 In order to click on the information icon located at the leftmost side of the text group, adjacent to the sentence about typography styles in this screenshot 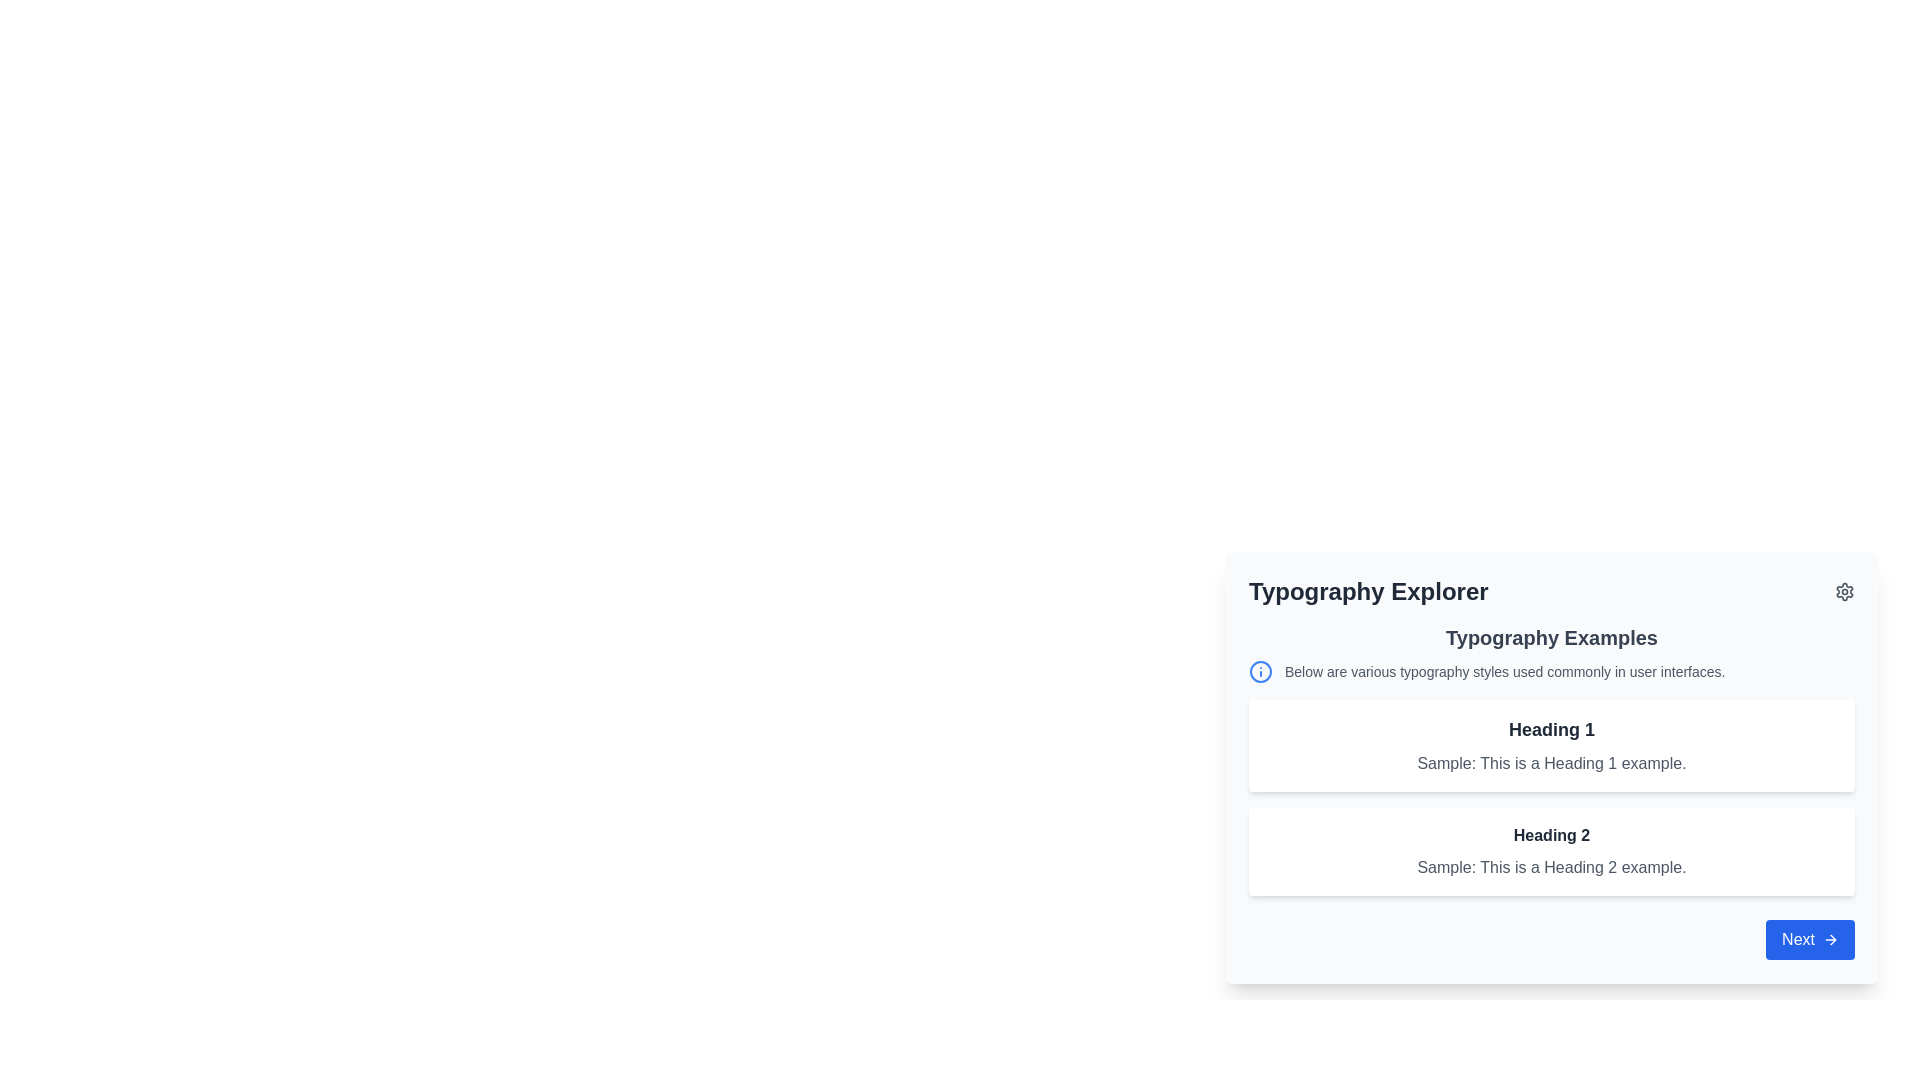, I will do `click(1260, 671)`.